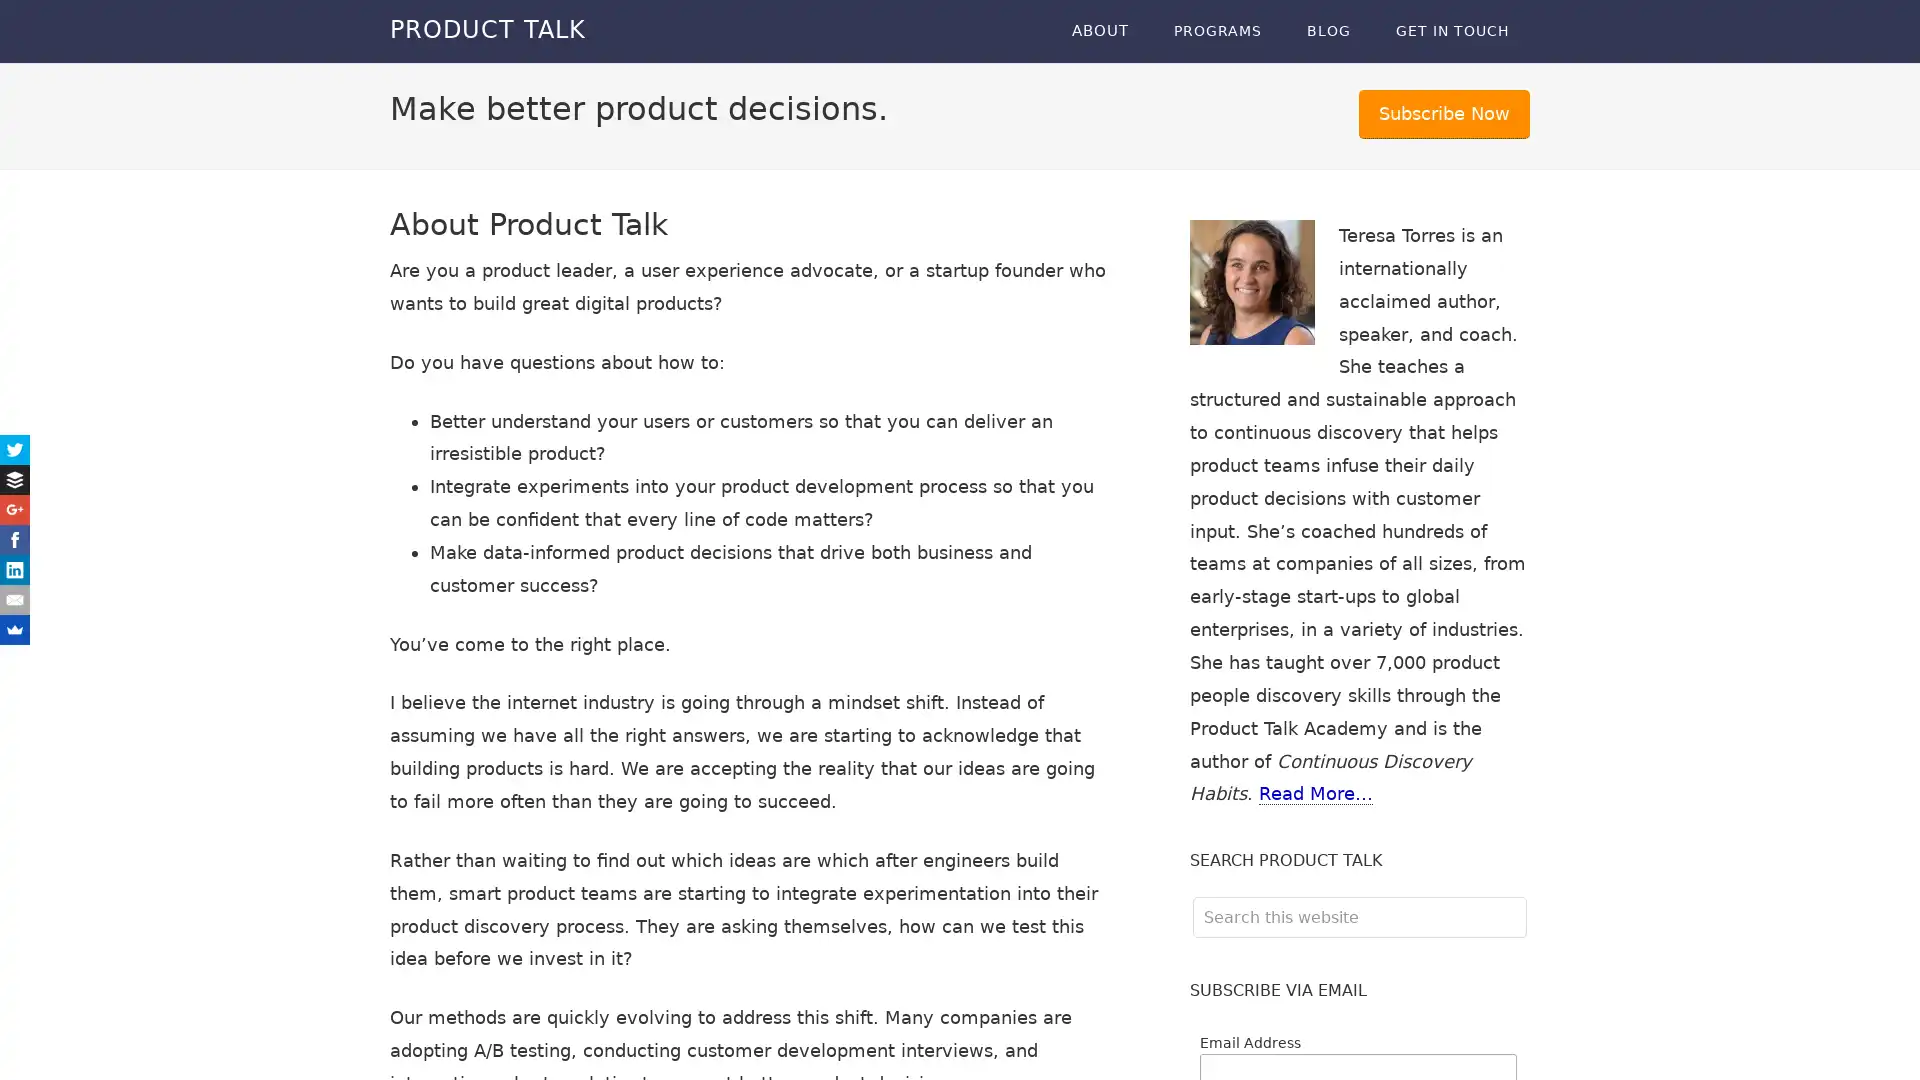 This screenshot has height=1080, width=1920. Describe the element at coordinates (1525, 895) in the screenshot. I see `Search` at that location.